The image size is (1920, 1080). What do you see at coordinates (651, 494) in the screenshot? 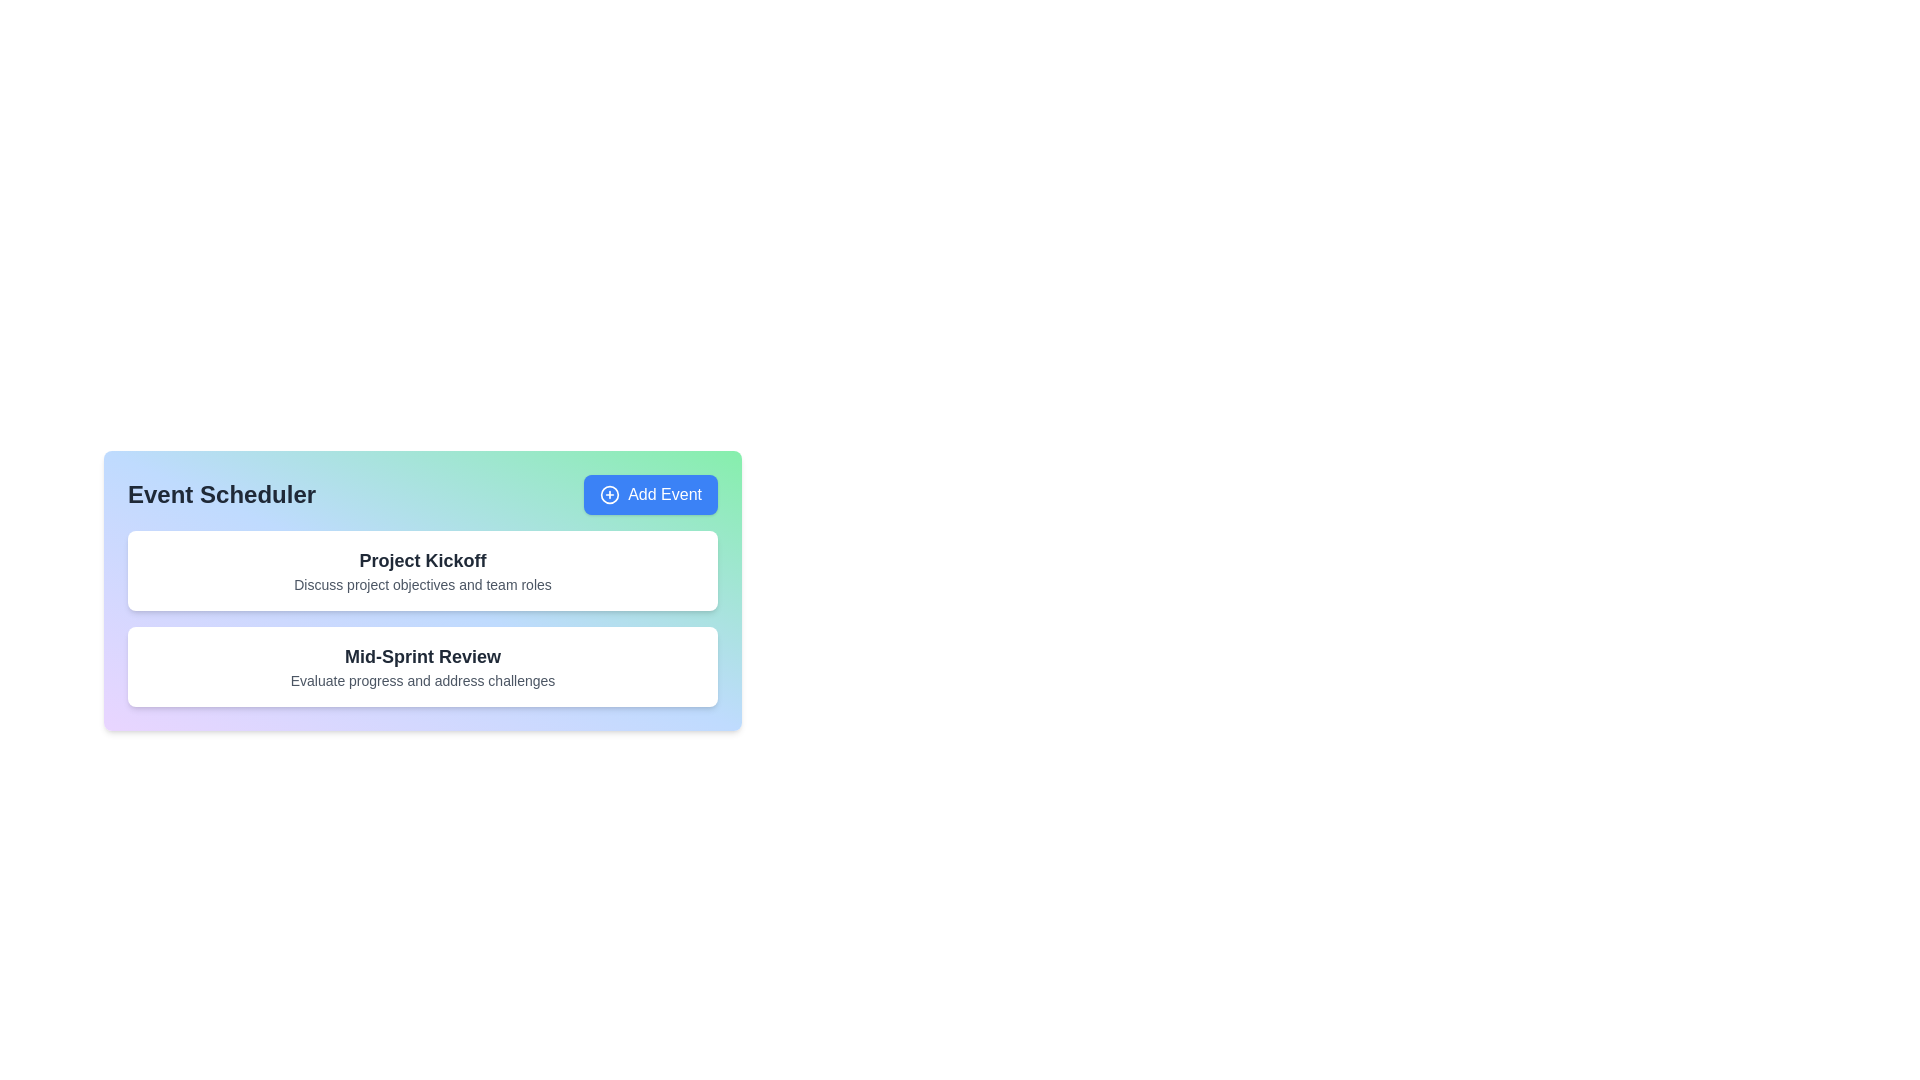
I see `the 'Add Event' button, which is a rectangular button with rounded corners, blue background, and white text located in the top-right corner of the 'Event Scheduler' section` at bounding box center [651, 494].